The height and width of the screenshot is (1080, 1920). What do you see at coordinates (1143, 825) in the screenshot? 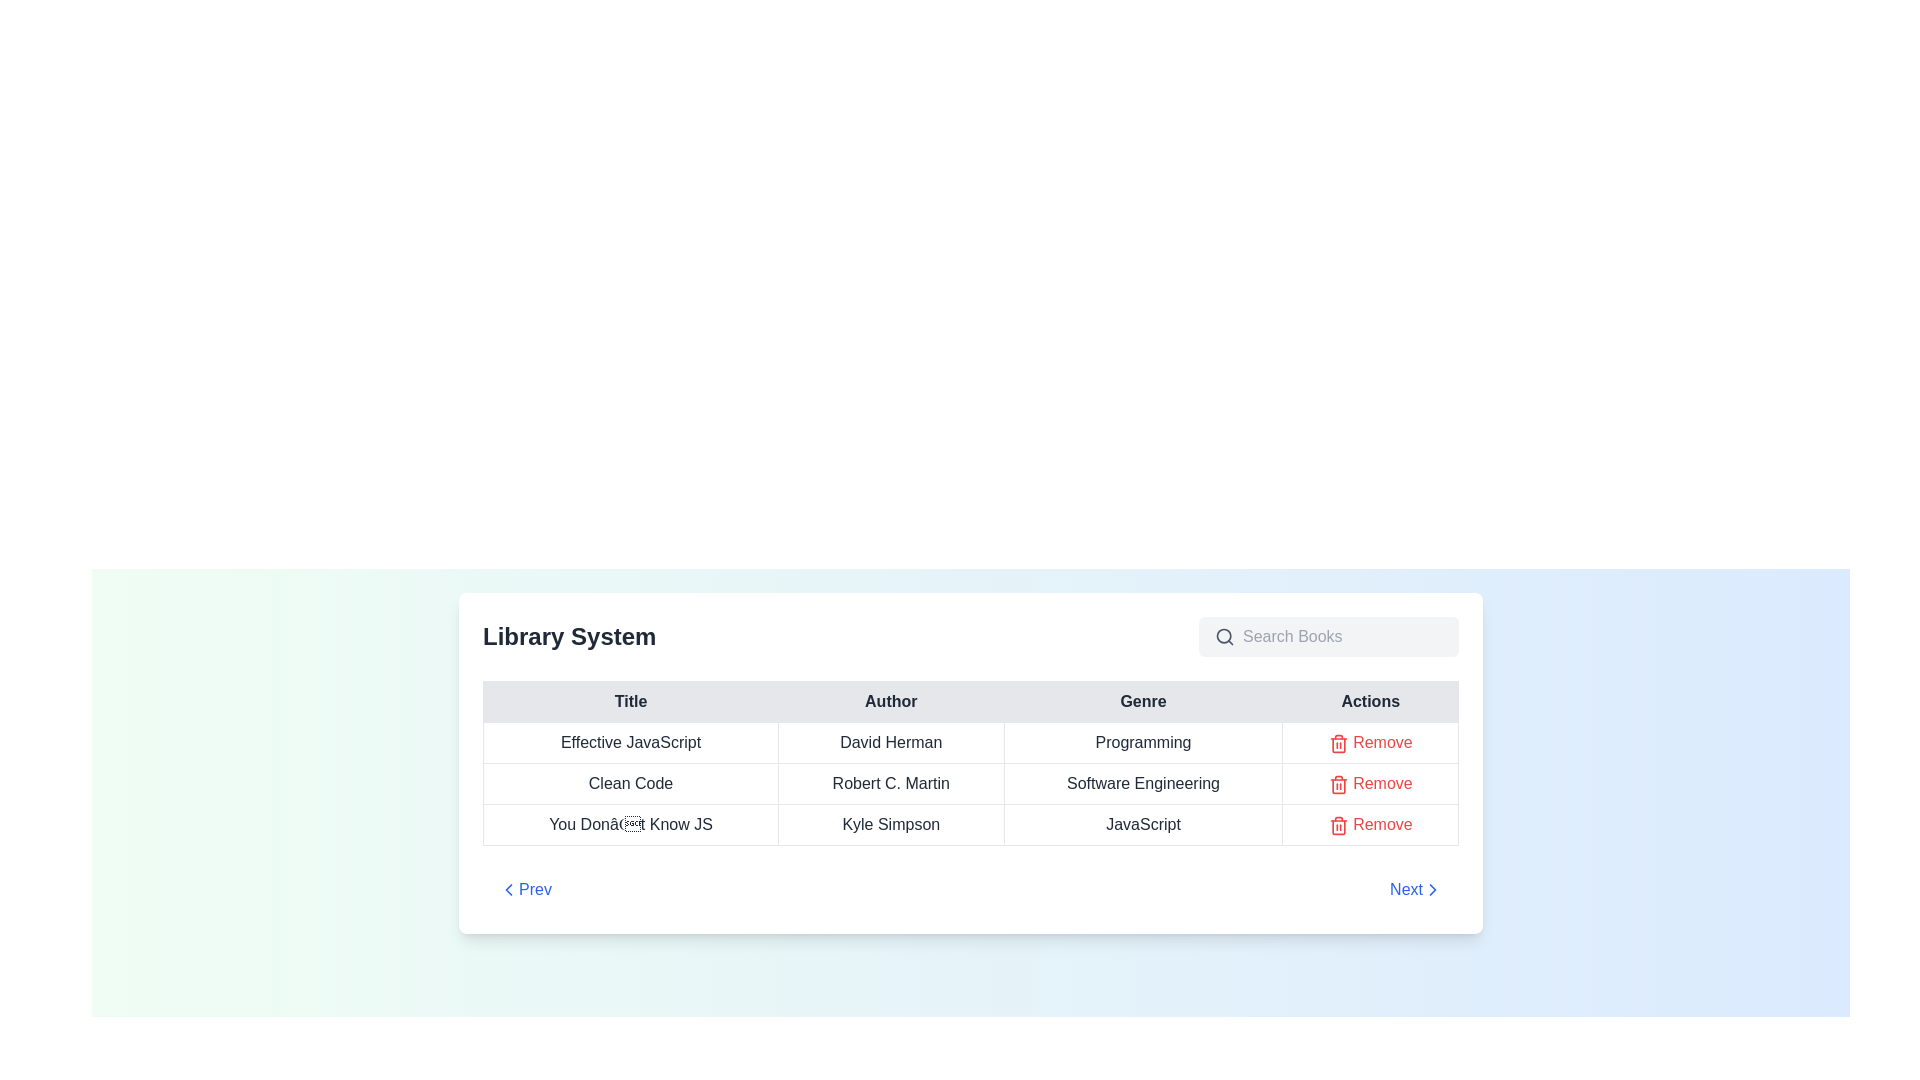
I see `the Text label displaying the genre of a book in the third row under the 'Genre' column of the table` at bounding box center [1143, 825].